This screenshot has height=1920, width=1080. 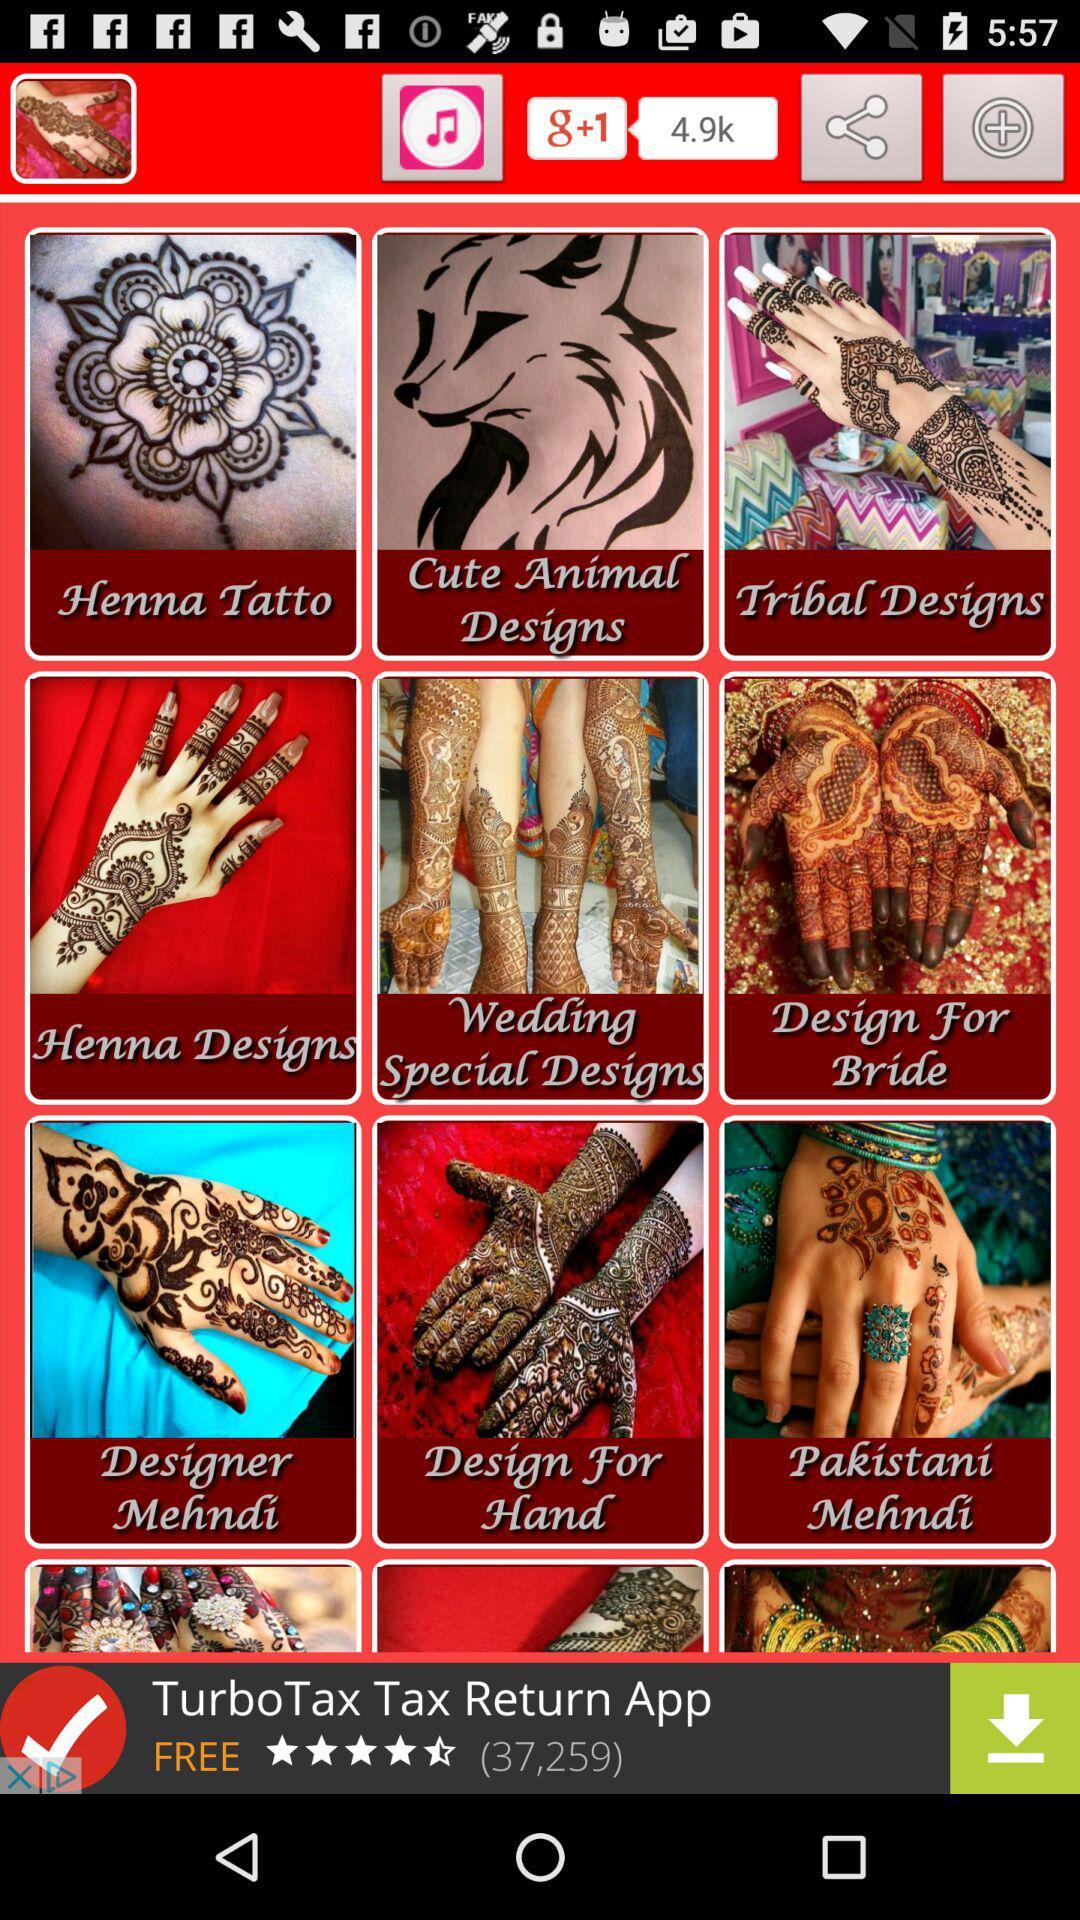 What do you see at coordinates (441, 140) in the screenshot?
I see `the music icon` at bounding box center [441, 140].